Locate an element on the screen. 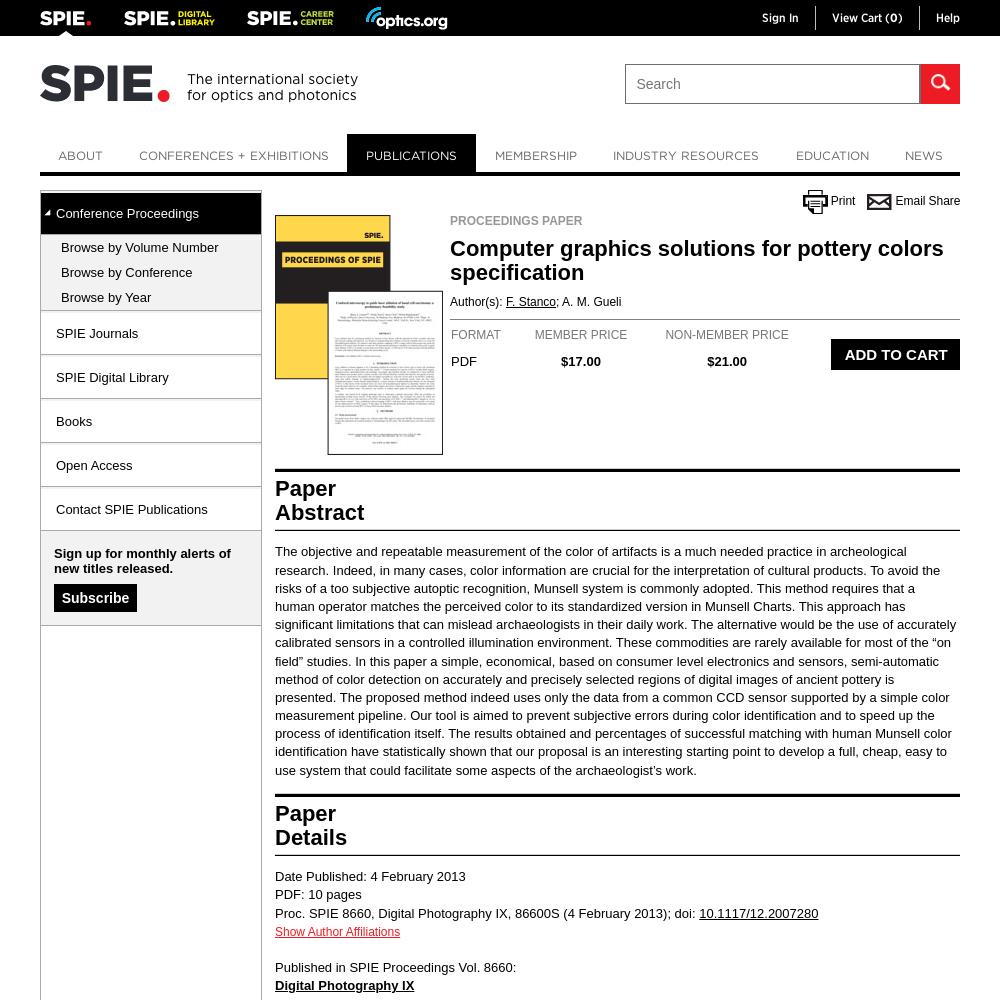 The height and width of the screenshot is (1000, 1000). 'Browse by Year' is located at coordinates (105, 297).